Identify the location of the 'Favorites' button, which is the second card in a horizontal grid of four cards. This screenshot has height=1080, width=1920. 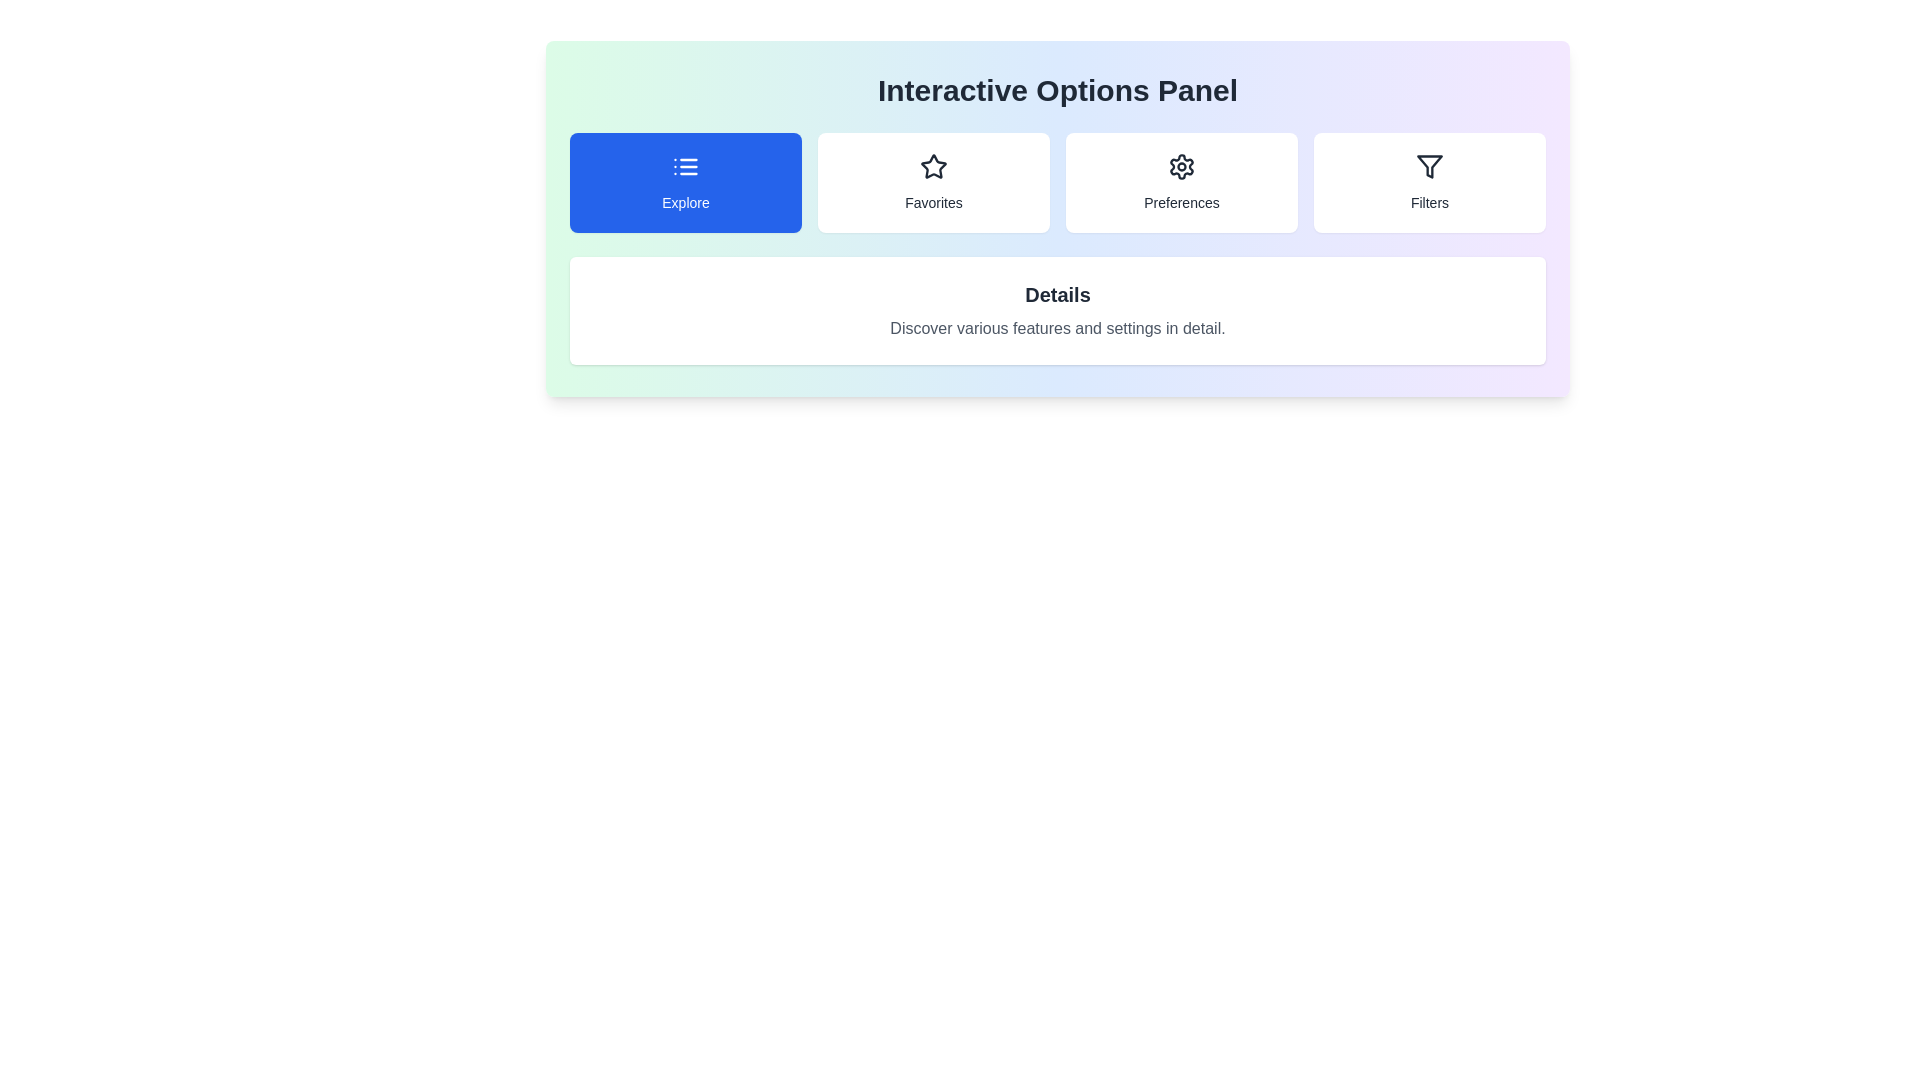
(933, 182).